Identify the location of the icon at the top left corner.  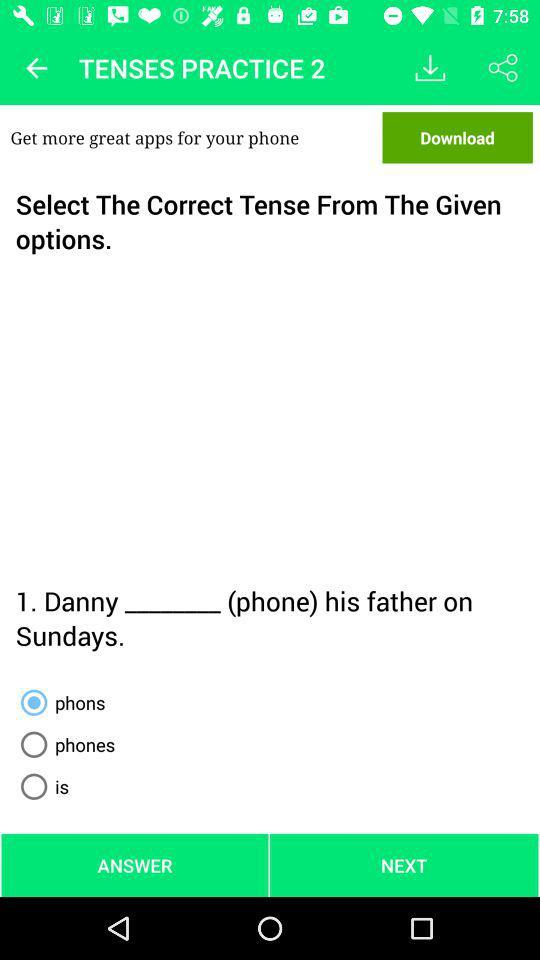
(36, 68).